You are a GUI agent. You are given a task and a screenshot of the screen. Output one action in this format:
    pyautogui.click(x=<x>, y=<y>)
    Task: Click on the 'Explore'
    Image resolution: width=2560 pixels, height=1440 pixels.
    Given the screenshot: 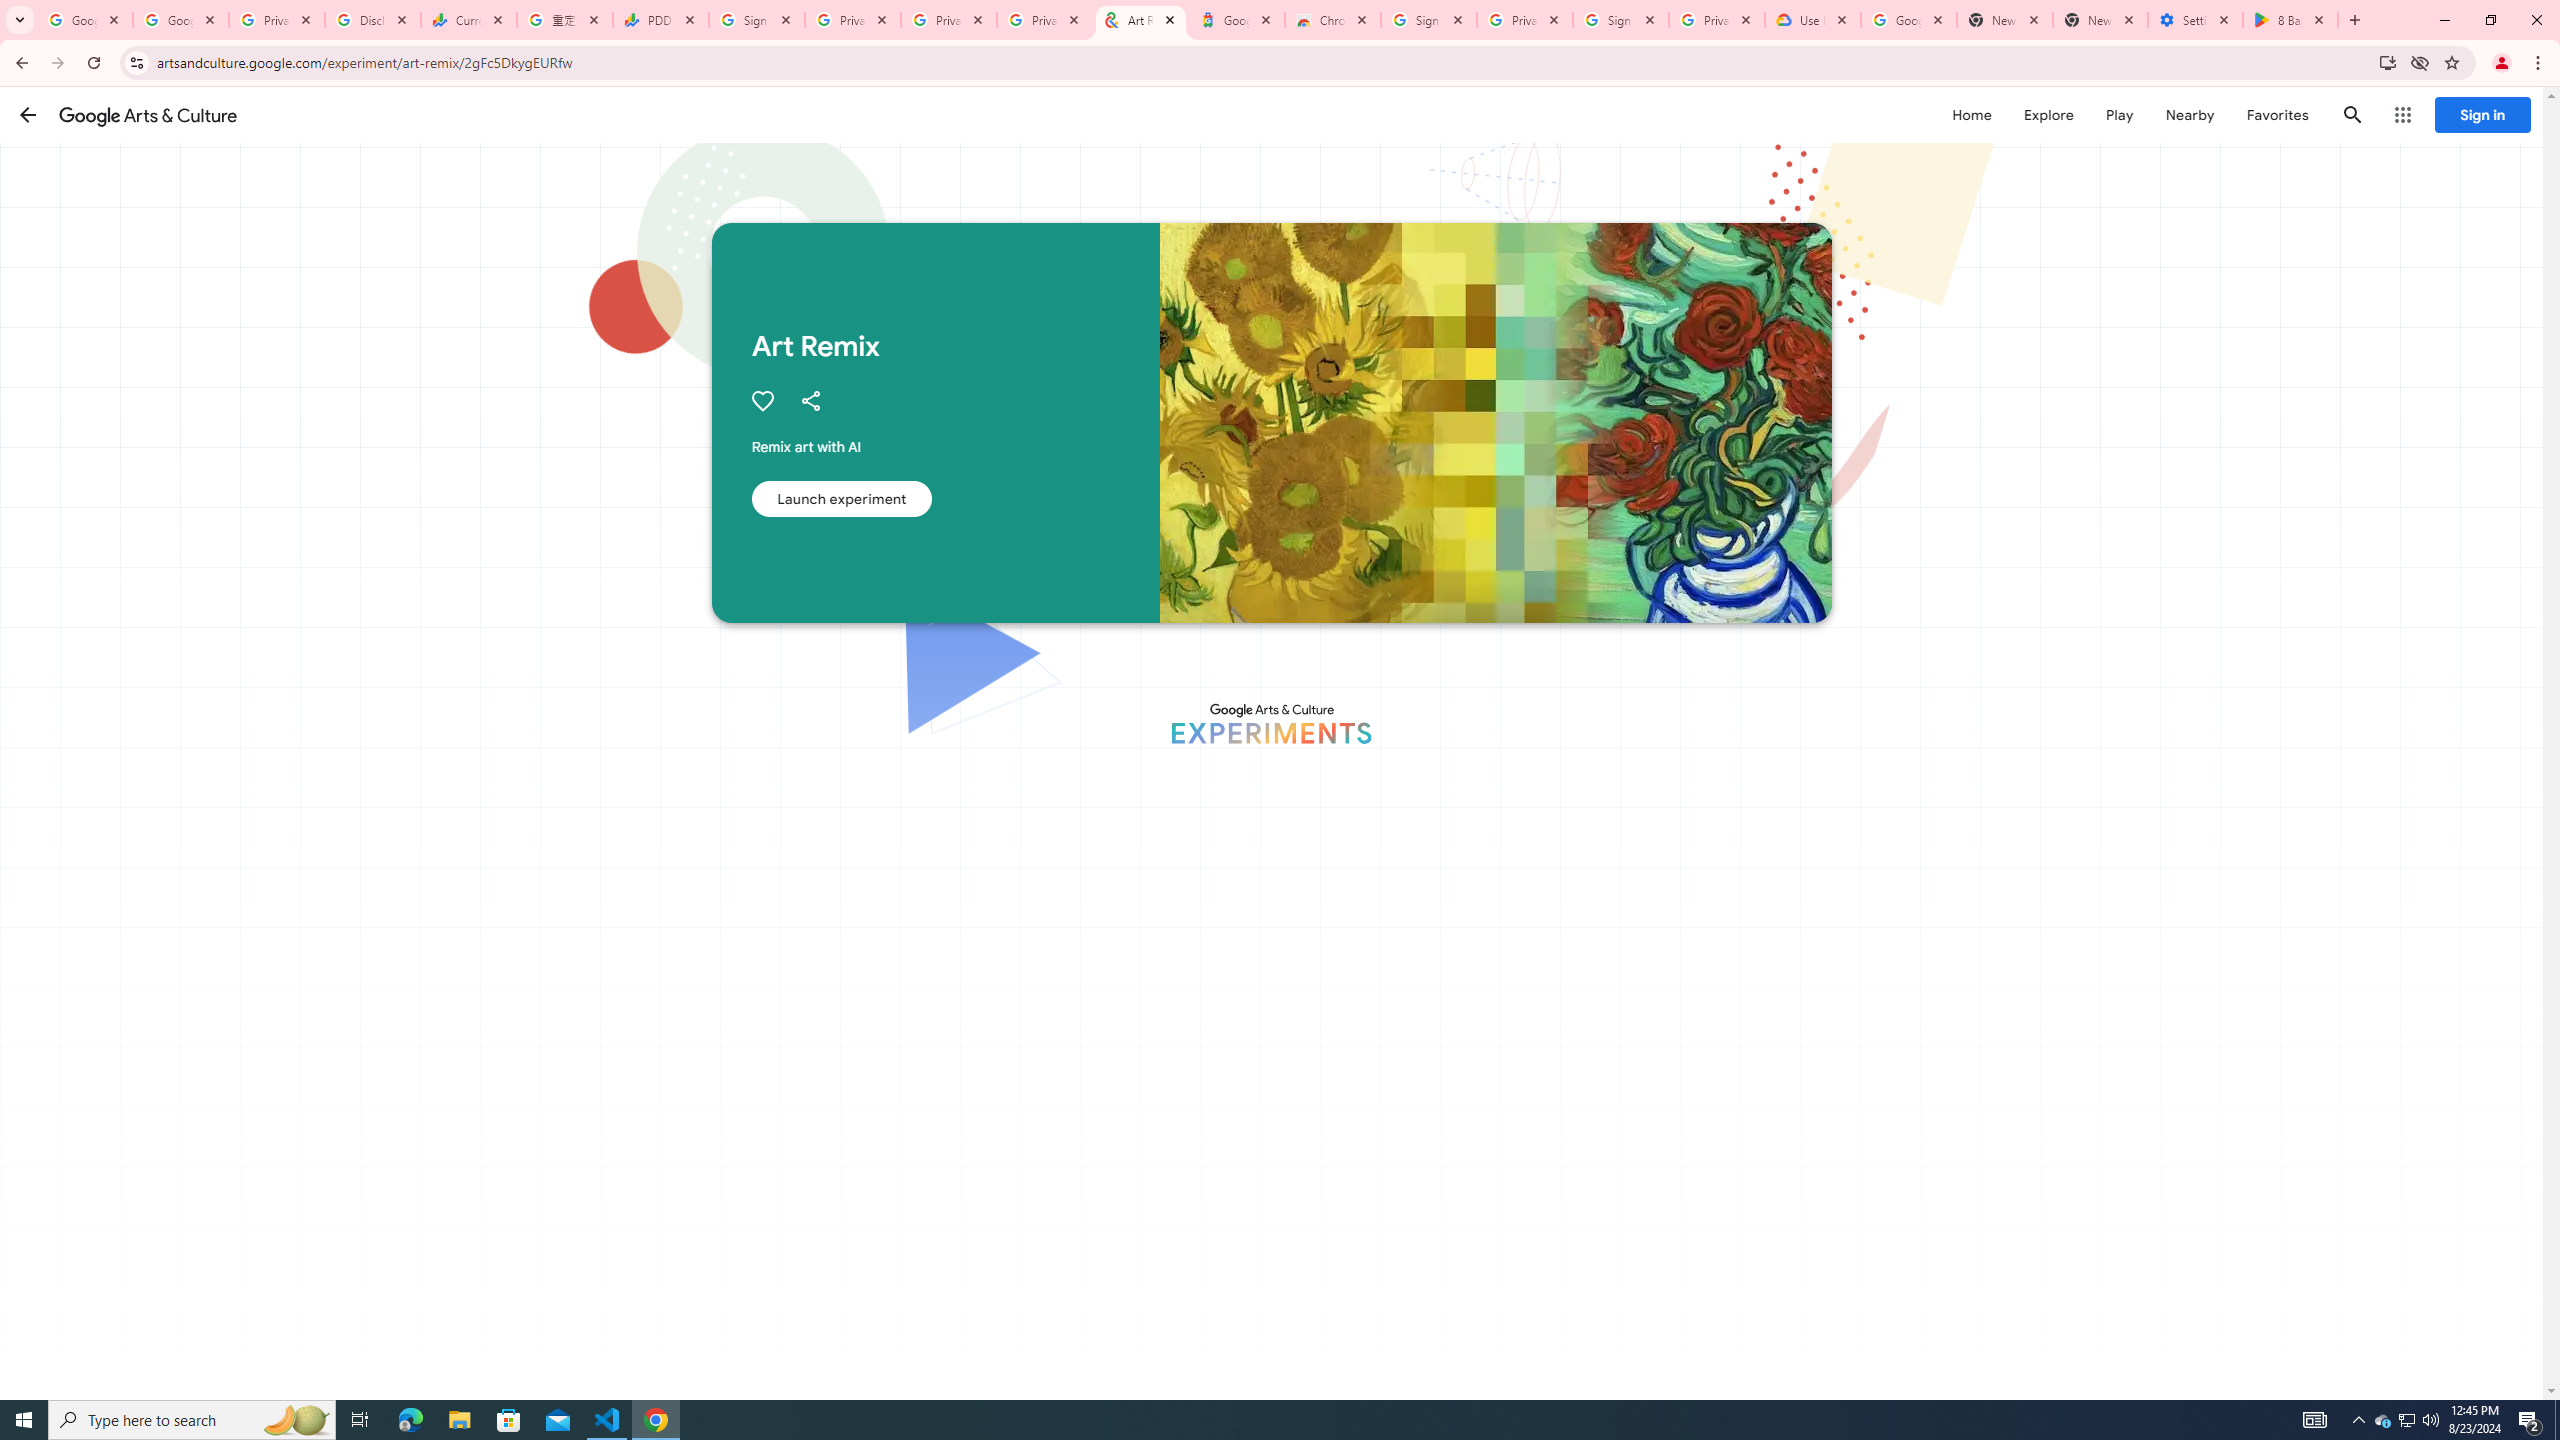 What is the action you would take?
    pyautogui.click(x=2047, y=114)
    